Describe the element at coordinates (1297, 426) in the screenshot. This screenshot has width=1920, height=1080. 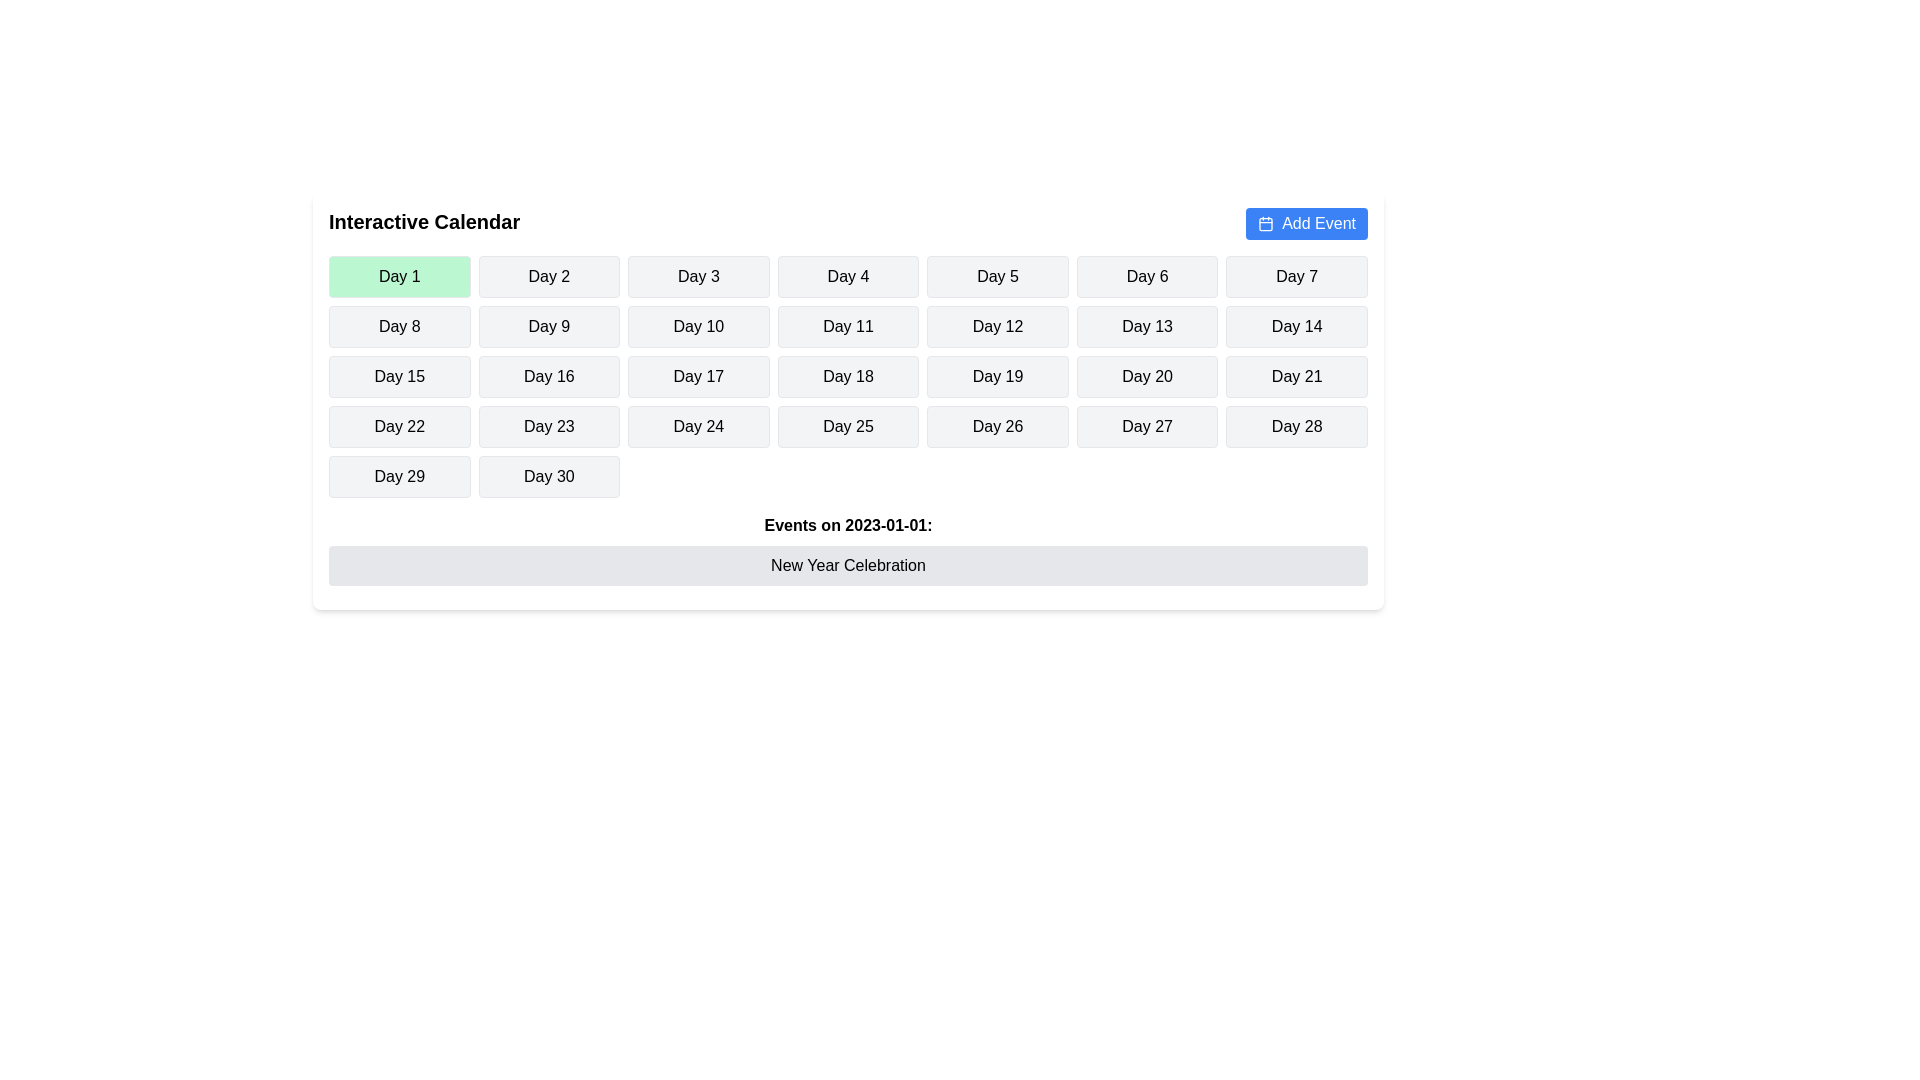
I see `the rectangular button labeled 'Day 28' with a light gray background` at that location.